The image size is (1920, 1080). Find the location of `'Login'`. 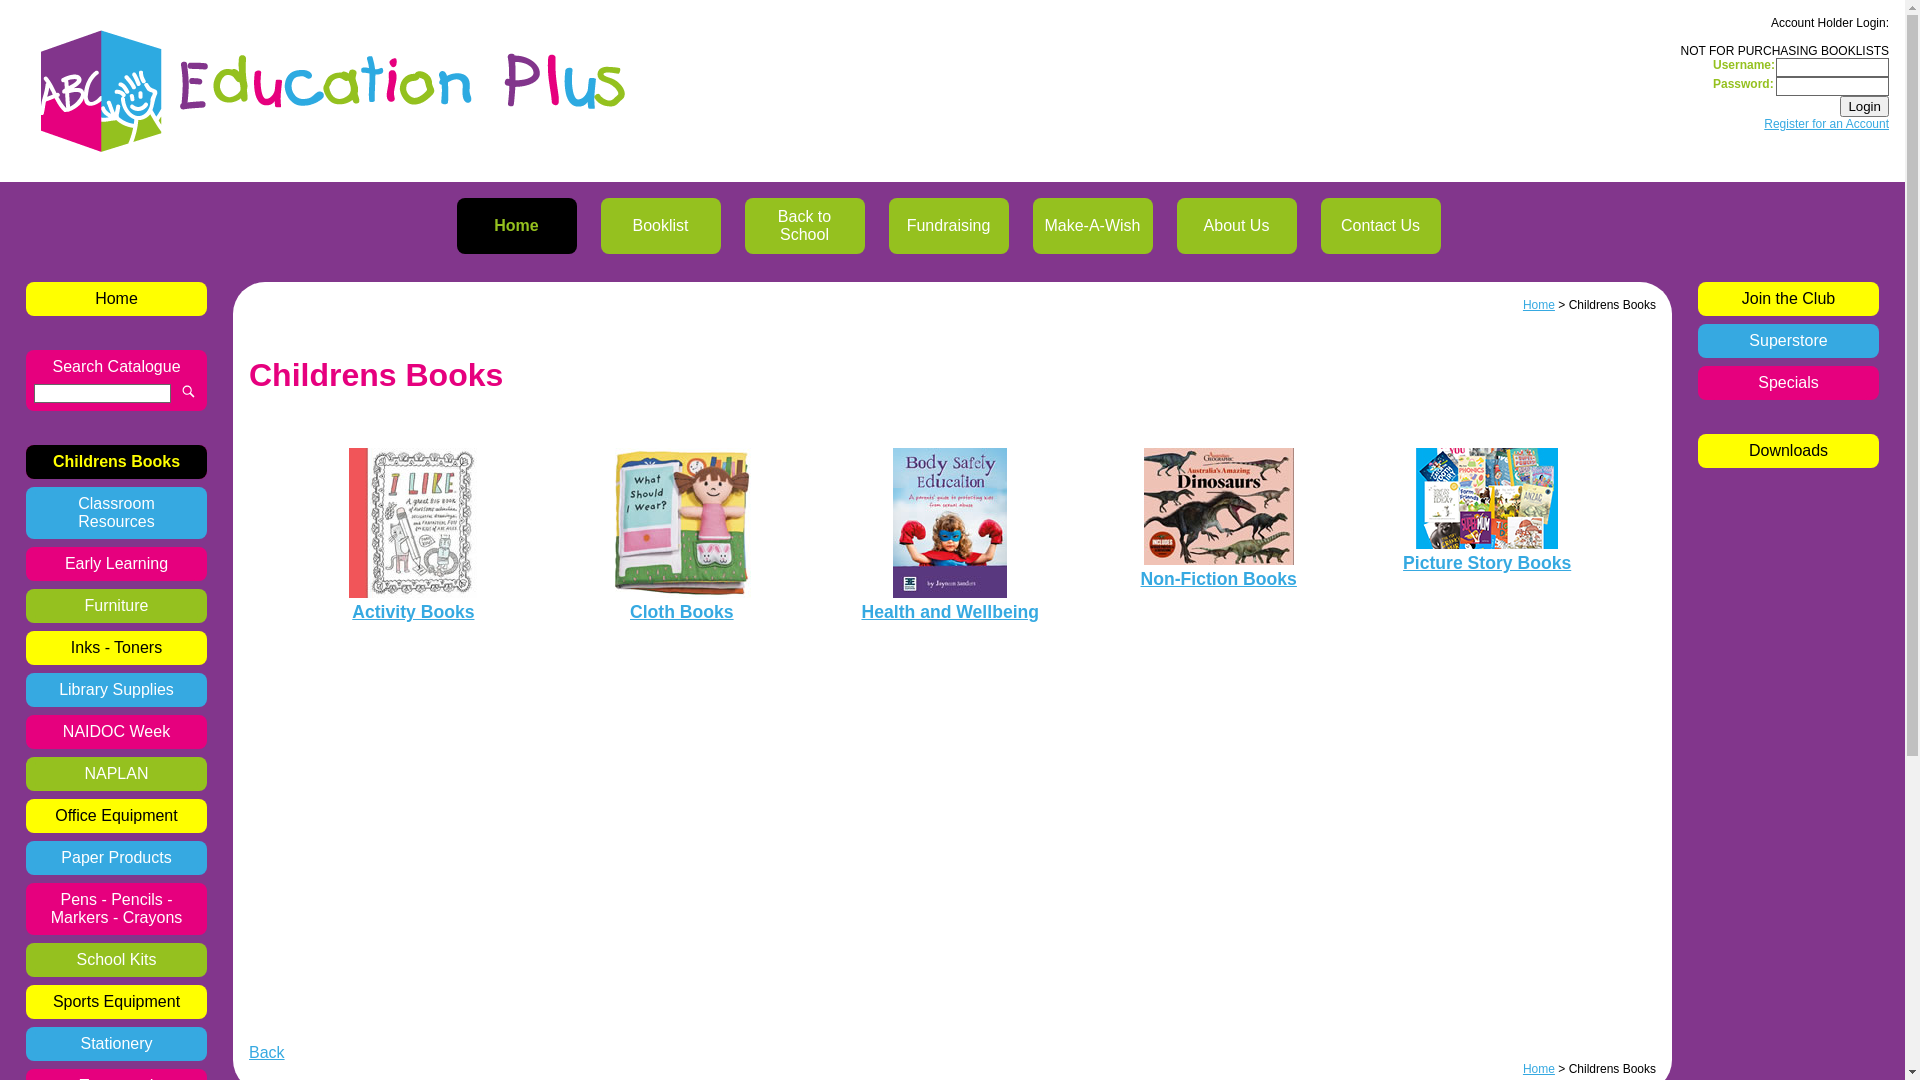

'Login' is located at coordinates (1863, 106).